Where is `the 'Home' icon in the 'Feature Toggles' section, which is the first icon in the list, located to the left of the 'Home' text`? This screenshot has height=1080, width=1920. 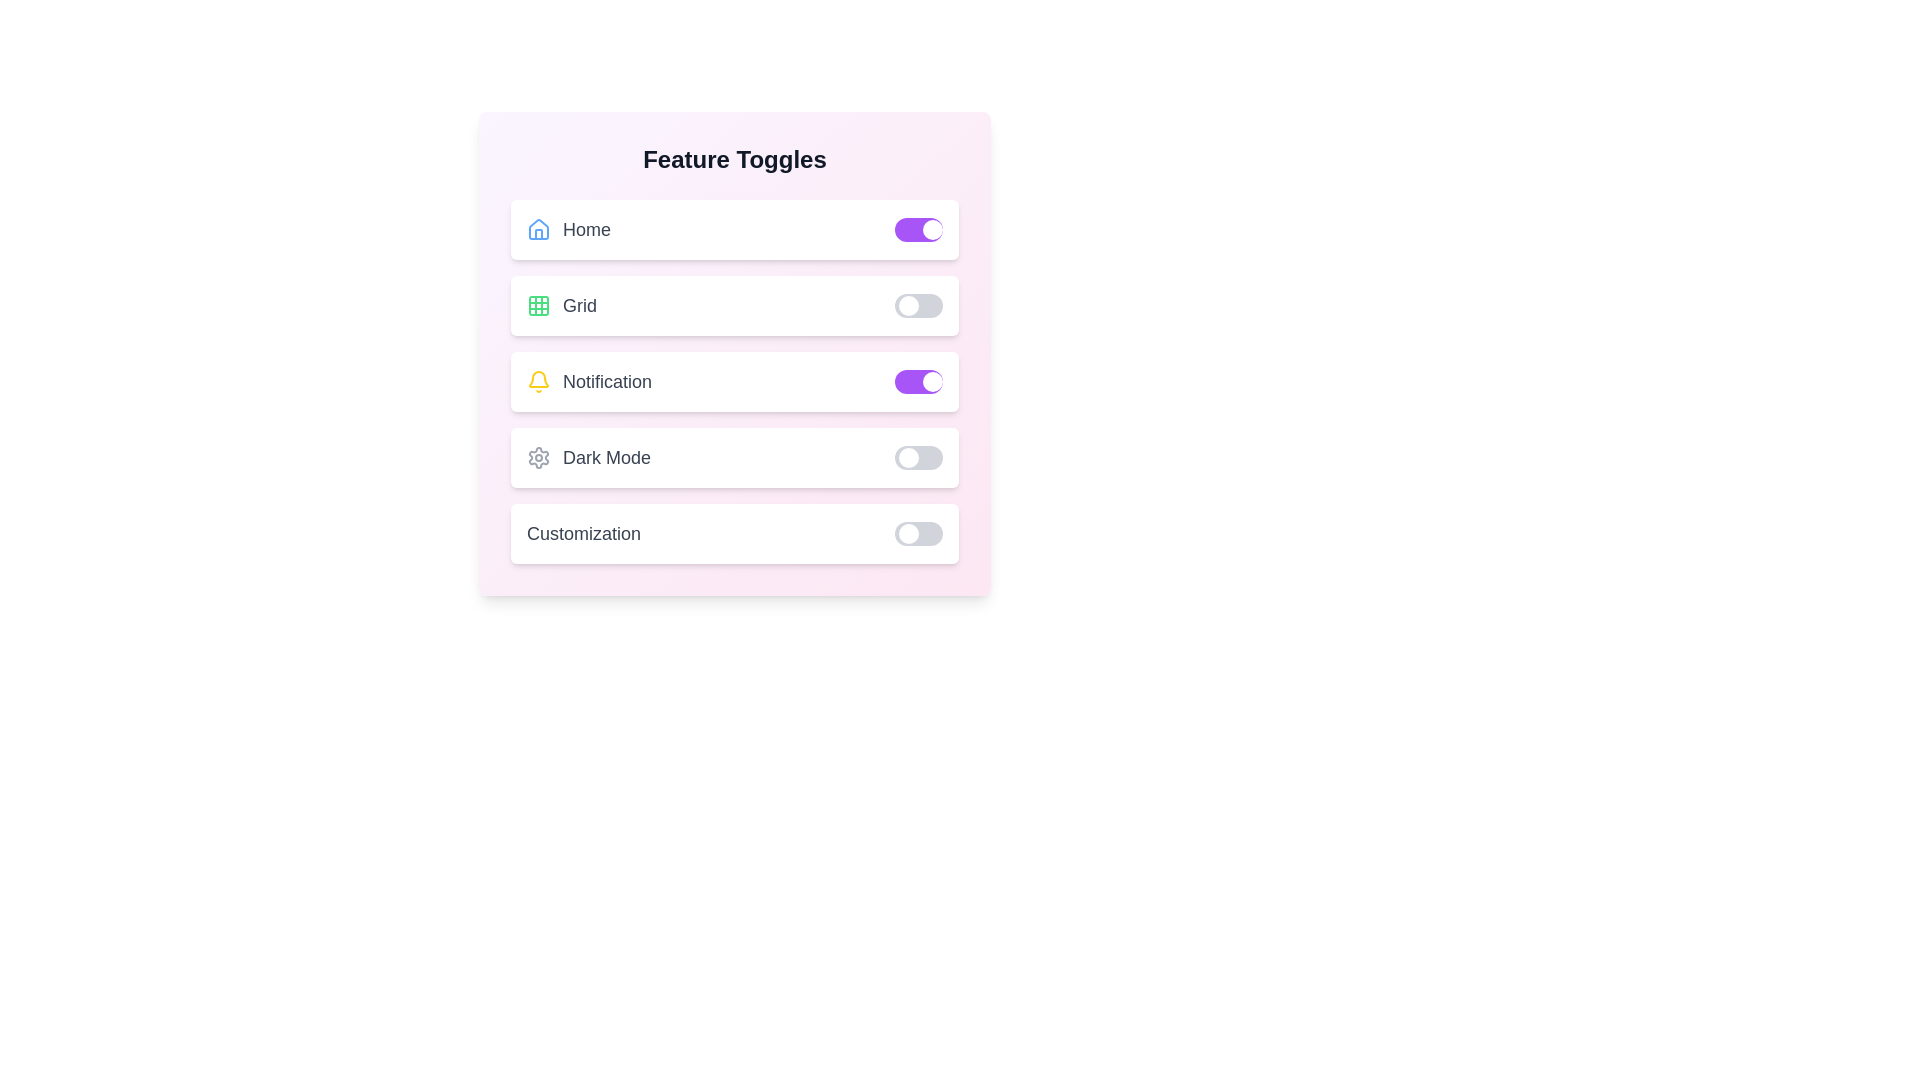 the 'Home' icon in the 'Feature Toggles' section, which is the first icon in the list, located to the left of the 'Home' text is located at coordinates (538, 227).